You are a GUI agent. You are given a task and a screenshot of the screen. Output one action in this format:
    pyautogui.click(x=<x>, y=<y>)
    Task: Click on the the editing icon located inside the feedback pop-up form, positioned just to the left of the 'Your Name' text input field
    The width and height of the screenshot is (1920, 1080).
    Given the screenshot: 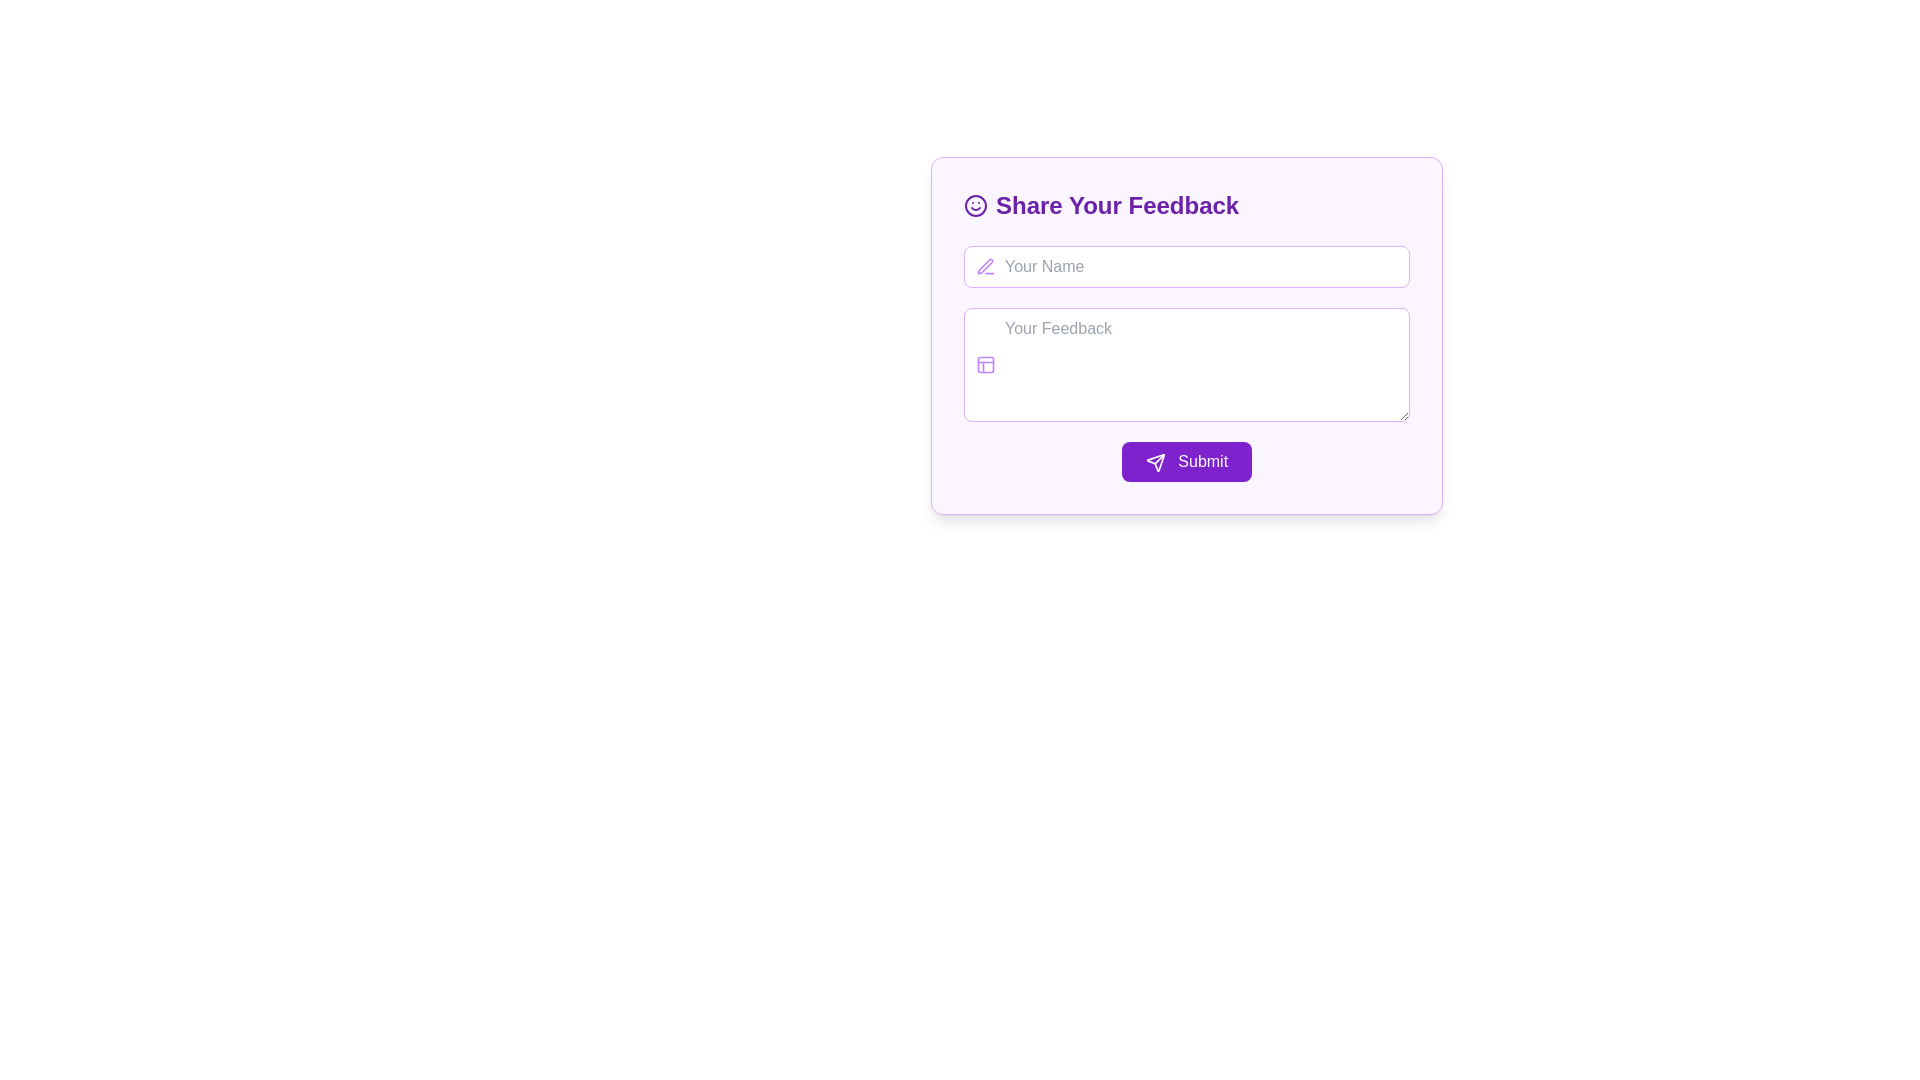 What is the action you would take?
    pyautogui.click(x=985, y=265)
    